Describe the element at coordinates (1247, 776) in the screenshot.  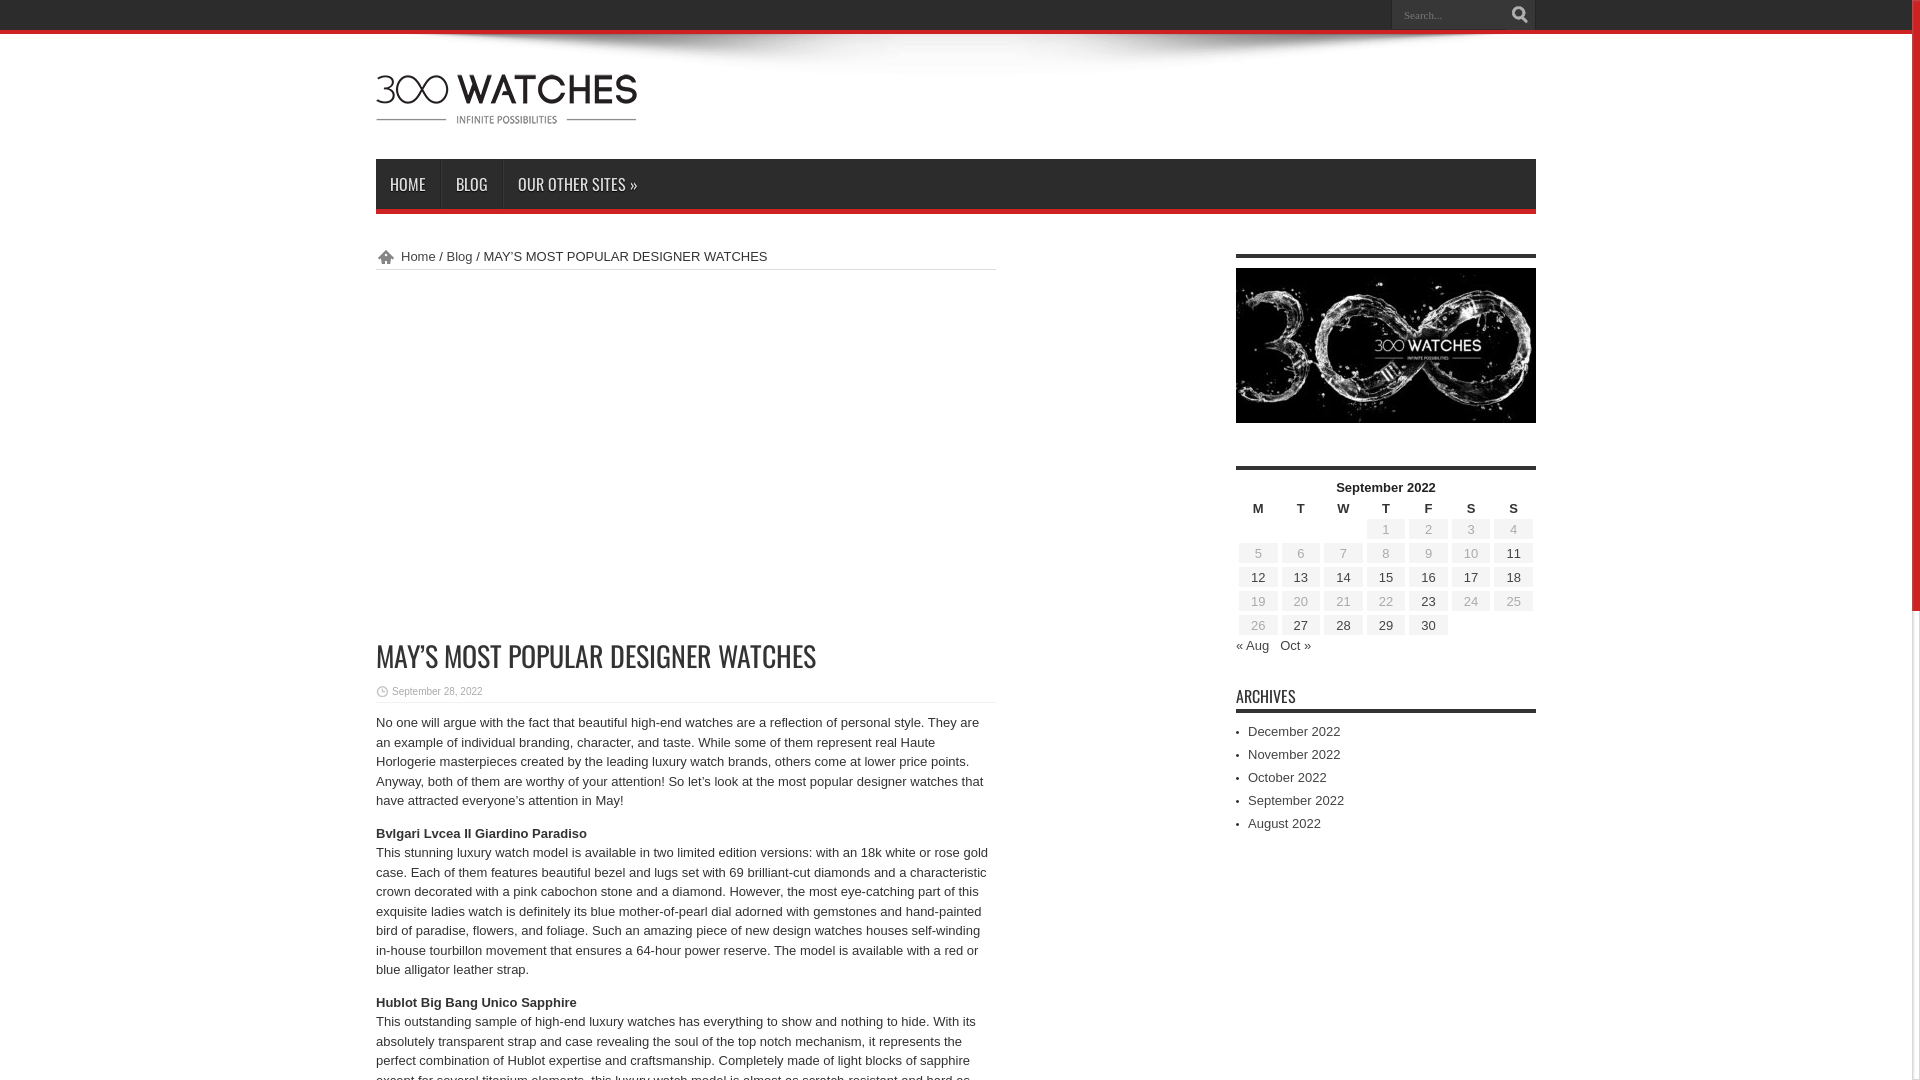
I see `'October 2022'` at that location.